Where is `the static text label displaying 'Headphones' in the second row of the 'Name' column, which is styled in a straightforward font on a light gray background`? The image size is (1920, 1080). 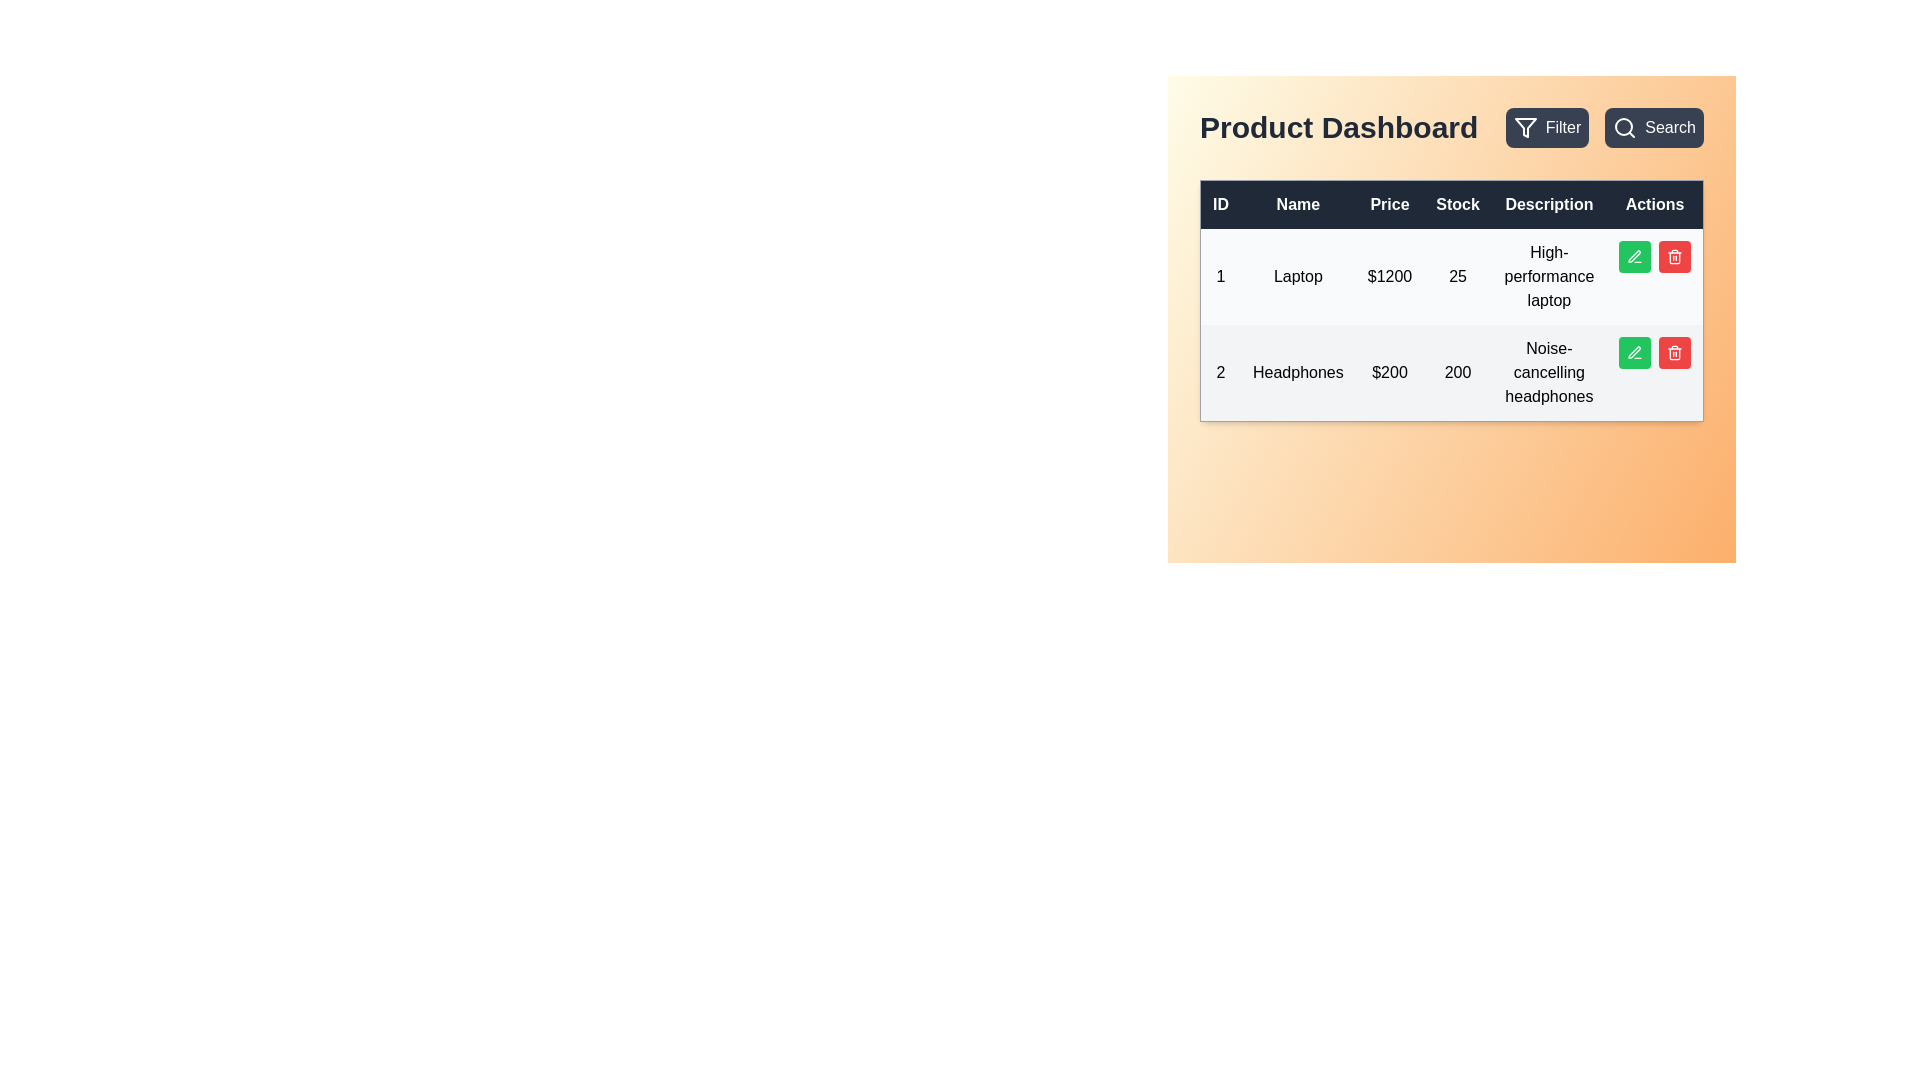 the static text label displaying 'Headphones' in the second row of the 'Name' column, which is styled in a straightforward font on a light gray background is located at coordinates (1298, 373).